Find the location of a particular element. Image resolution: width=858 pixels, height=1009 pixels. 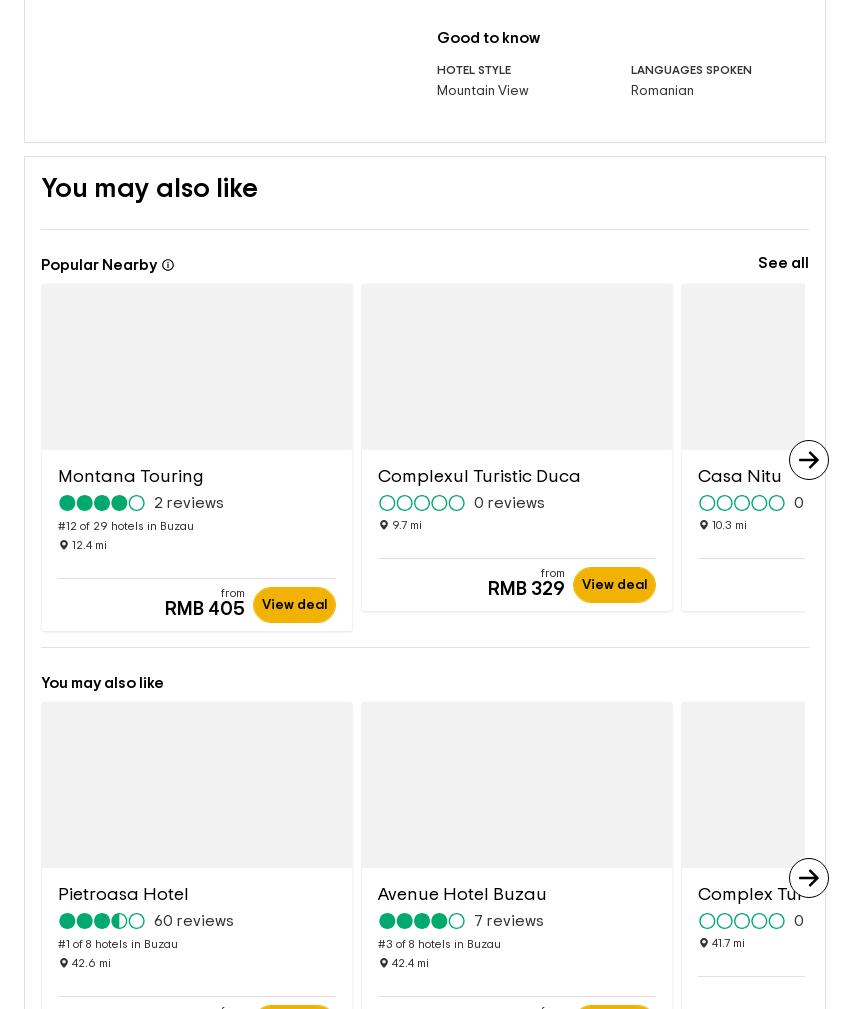

'2' is located at coordinates (157, 470).